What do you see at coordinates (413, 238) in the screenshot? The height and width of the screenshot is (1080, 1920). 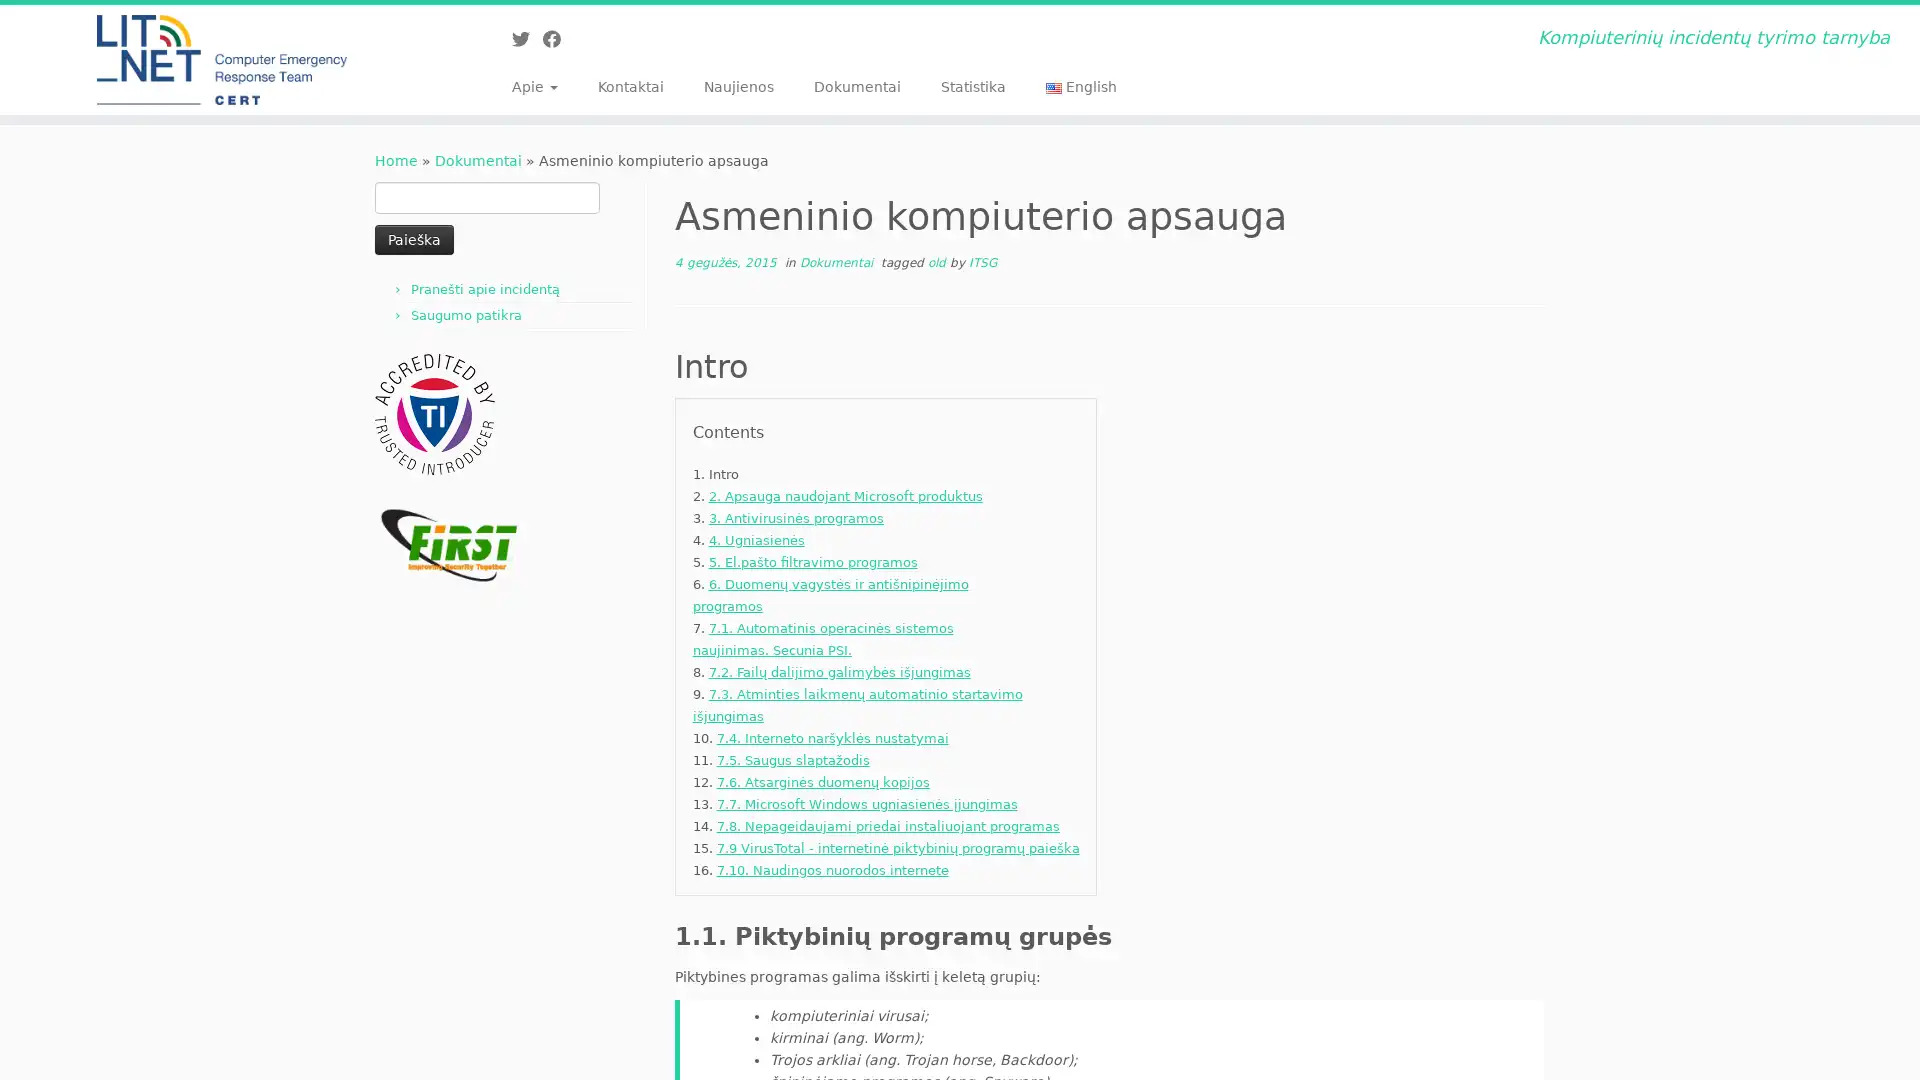 I see `Paieska` at bounding box center [413, 238].